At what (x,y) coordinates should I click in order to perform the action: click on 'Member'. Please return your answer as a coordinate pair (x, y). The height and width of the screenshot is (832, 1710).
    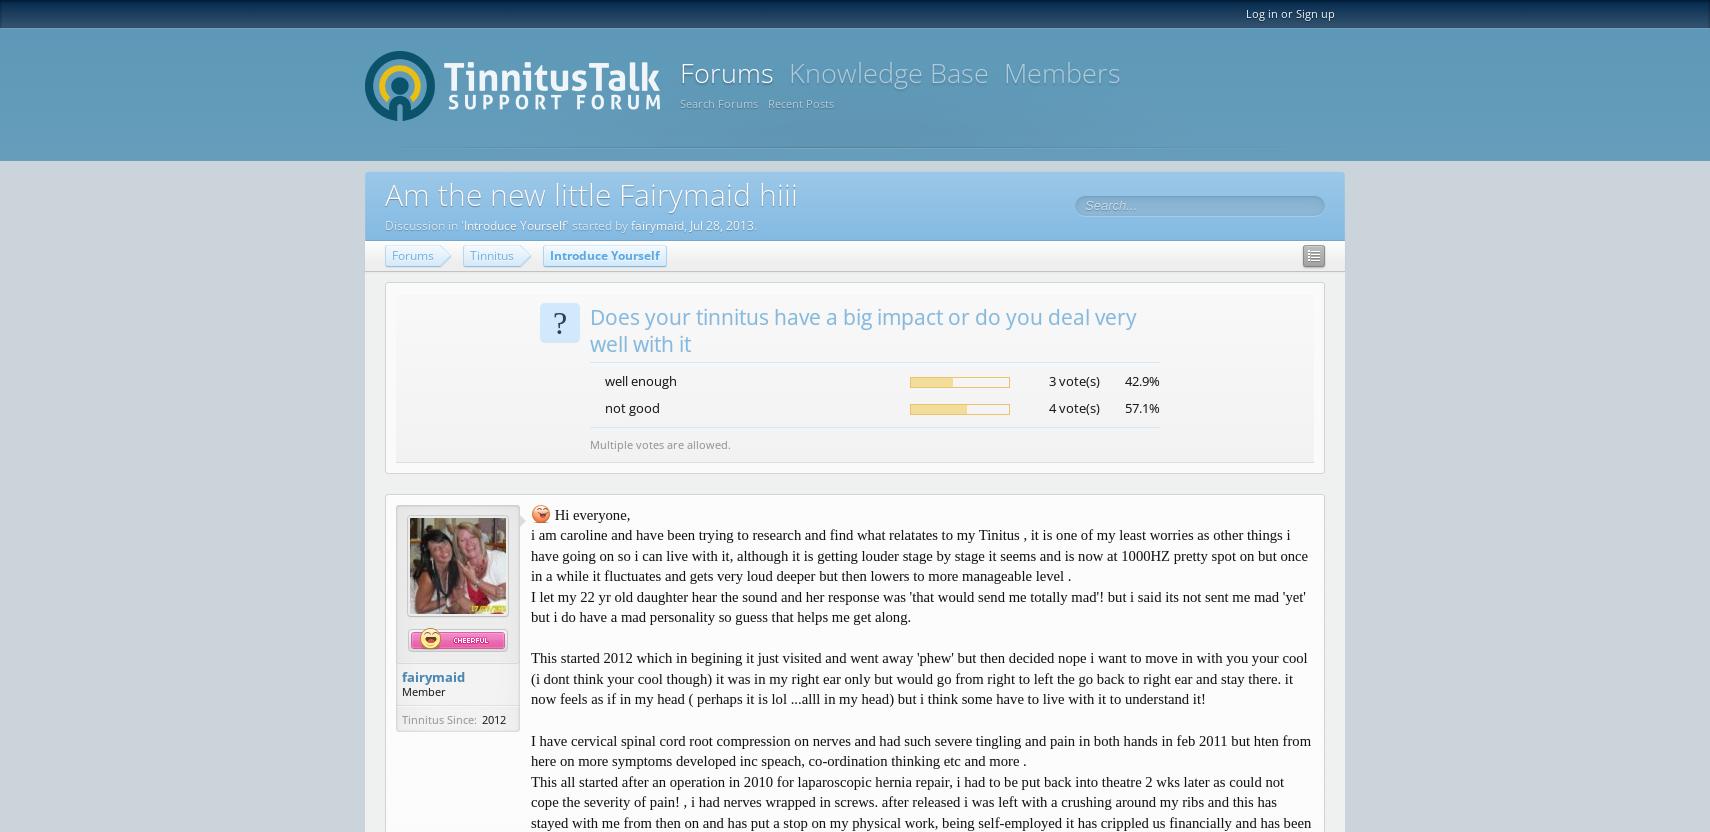
    Looking at the image, I should click on (423, 689).